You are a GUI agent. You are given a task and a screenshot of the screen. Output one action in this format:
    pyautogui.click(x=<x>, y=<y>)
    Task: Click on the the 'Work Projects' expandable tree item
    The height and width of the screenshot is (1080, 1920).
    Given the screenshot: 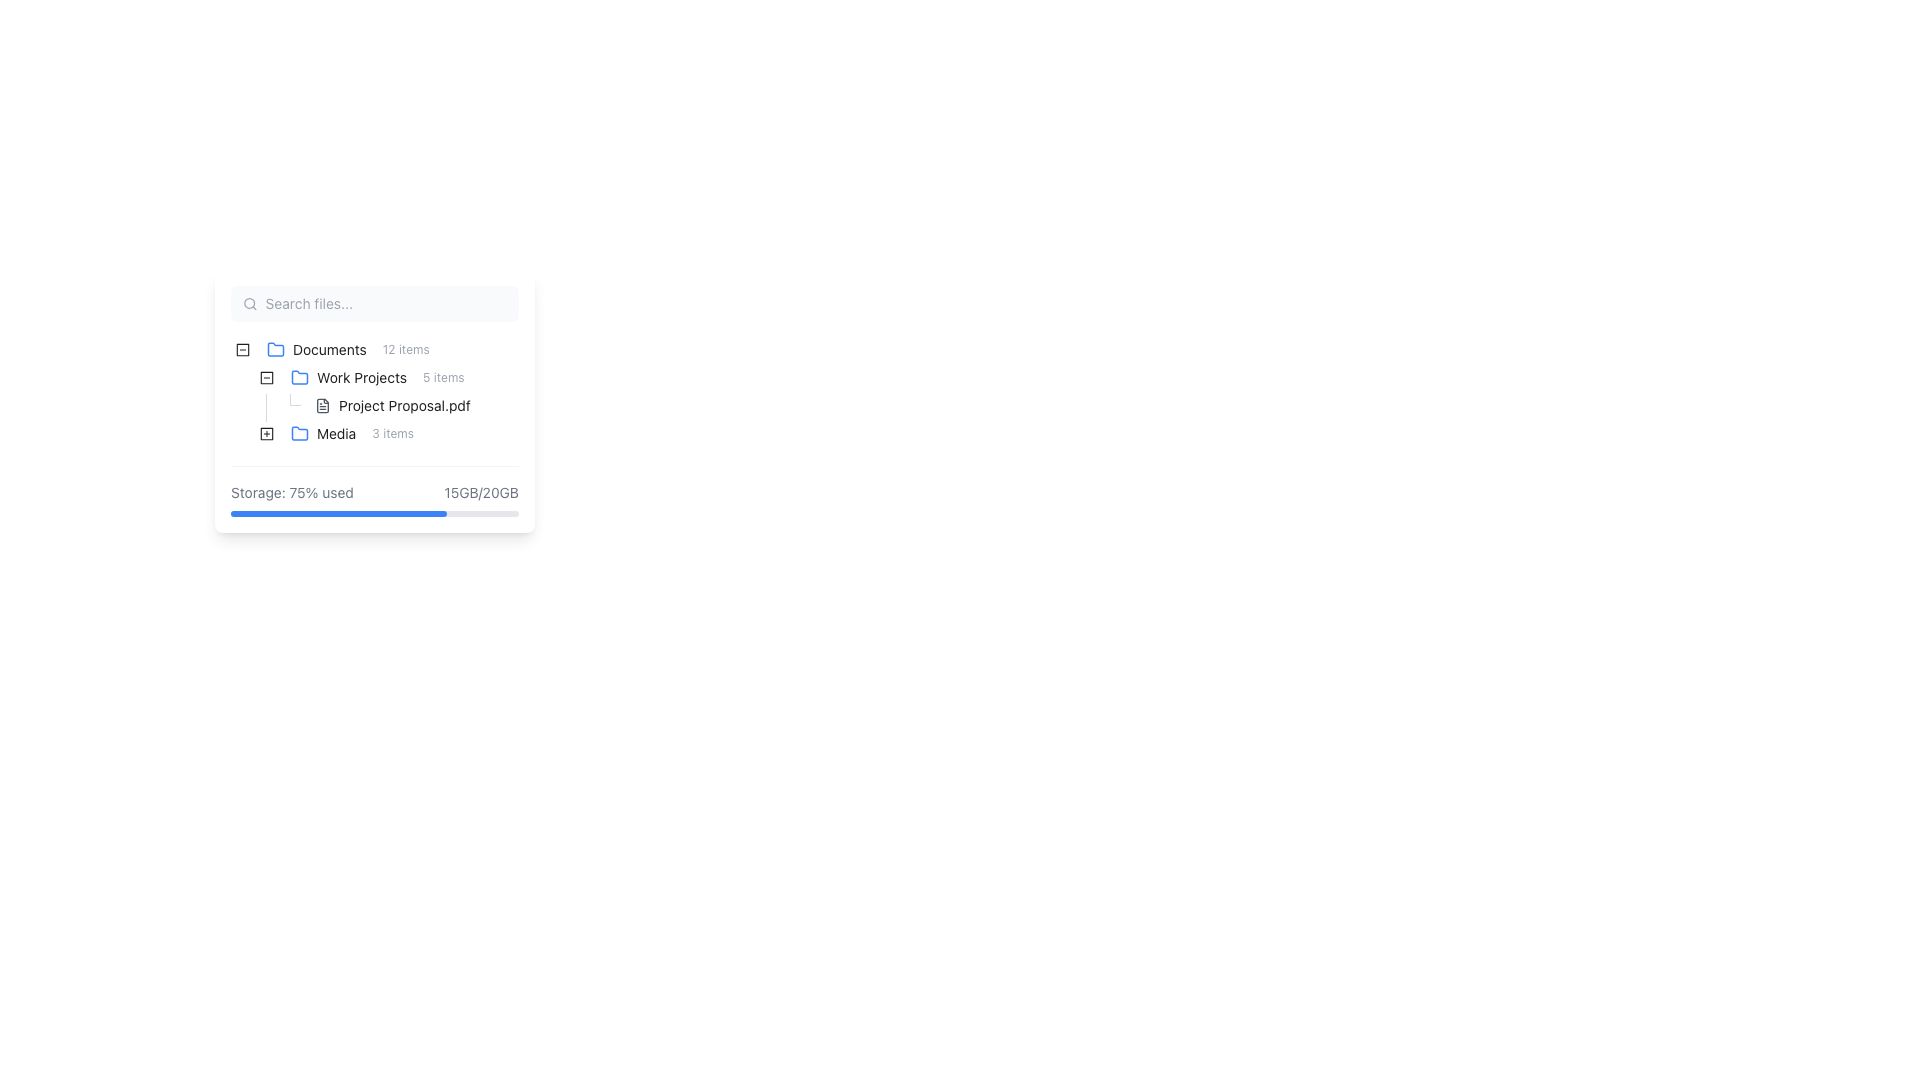 What is the action you would take?
    pyautogui.click(x=351, y=378)
    